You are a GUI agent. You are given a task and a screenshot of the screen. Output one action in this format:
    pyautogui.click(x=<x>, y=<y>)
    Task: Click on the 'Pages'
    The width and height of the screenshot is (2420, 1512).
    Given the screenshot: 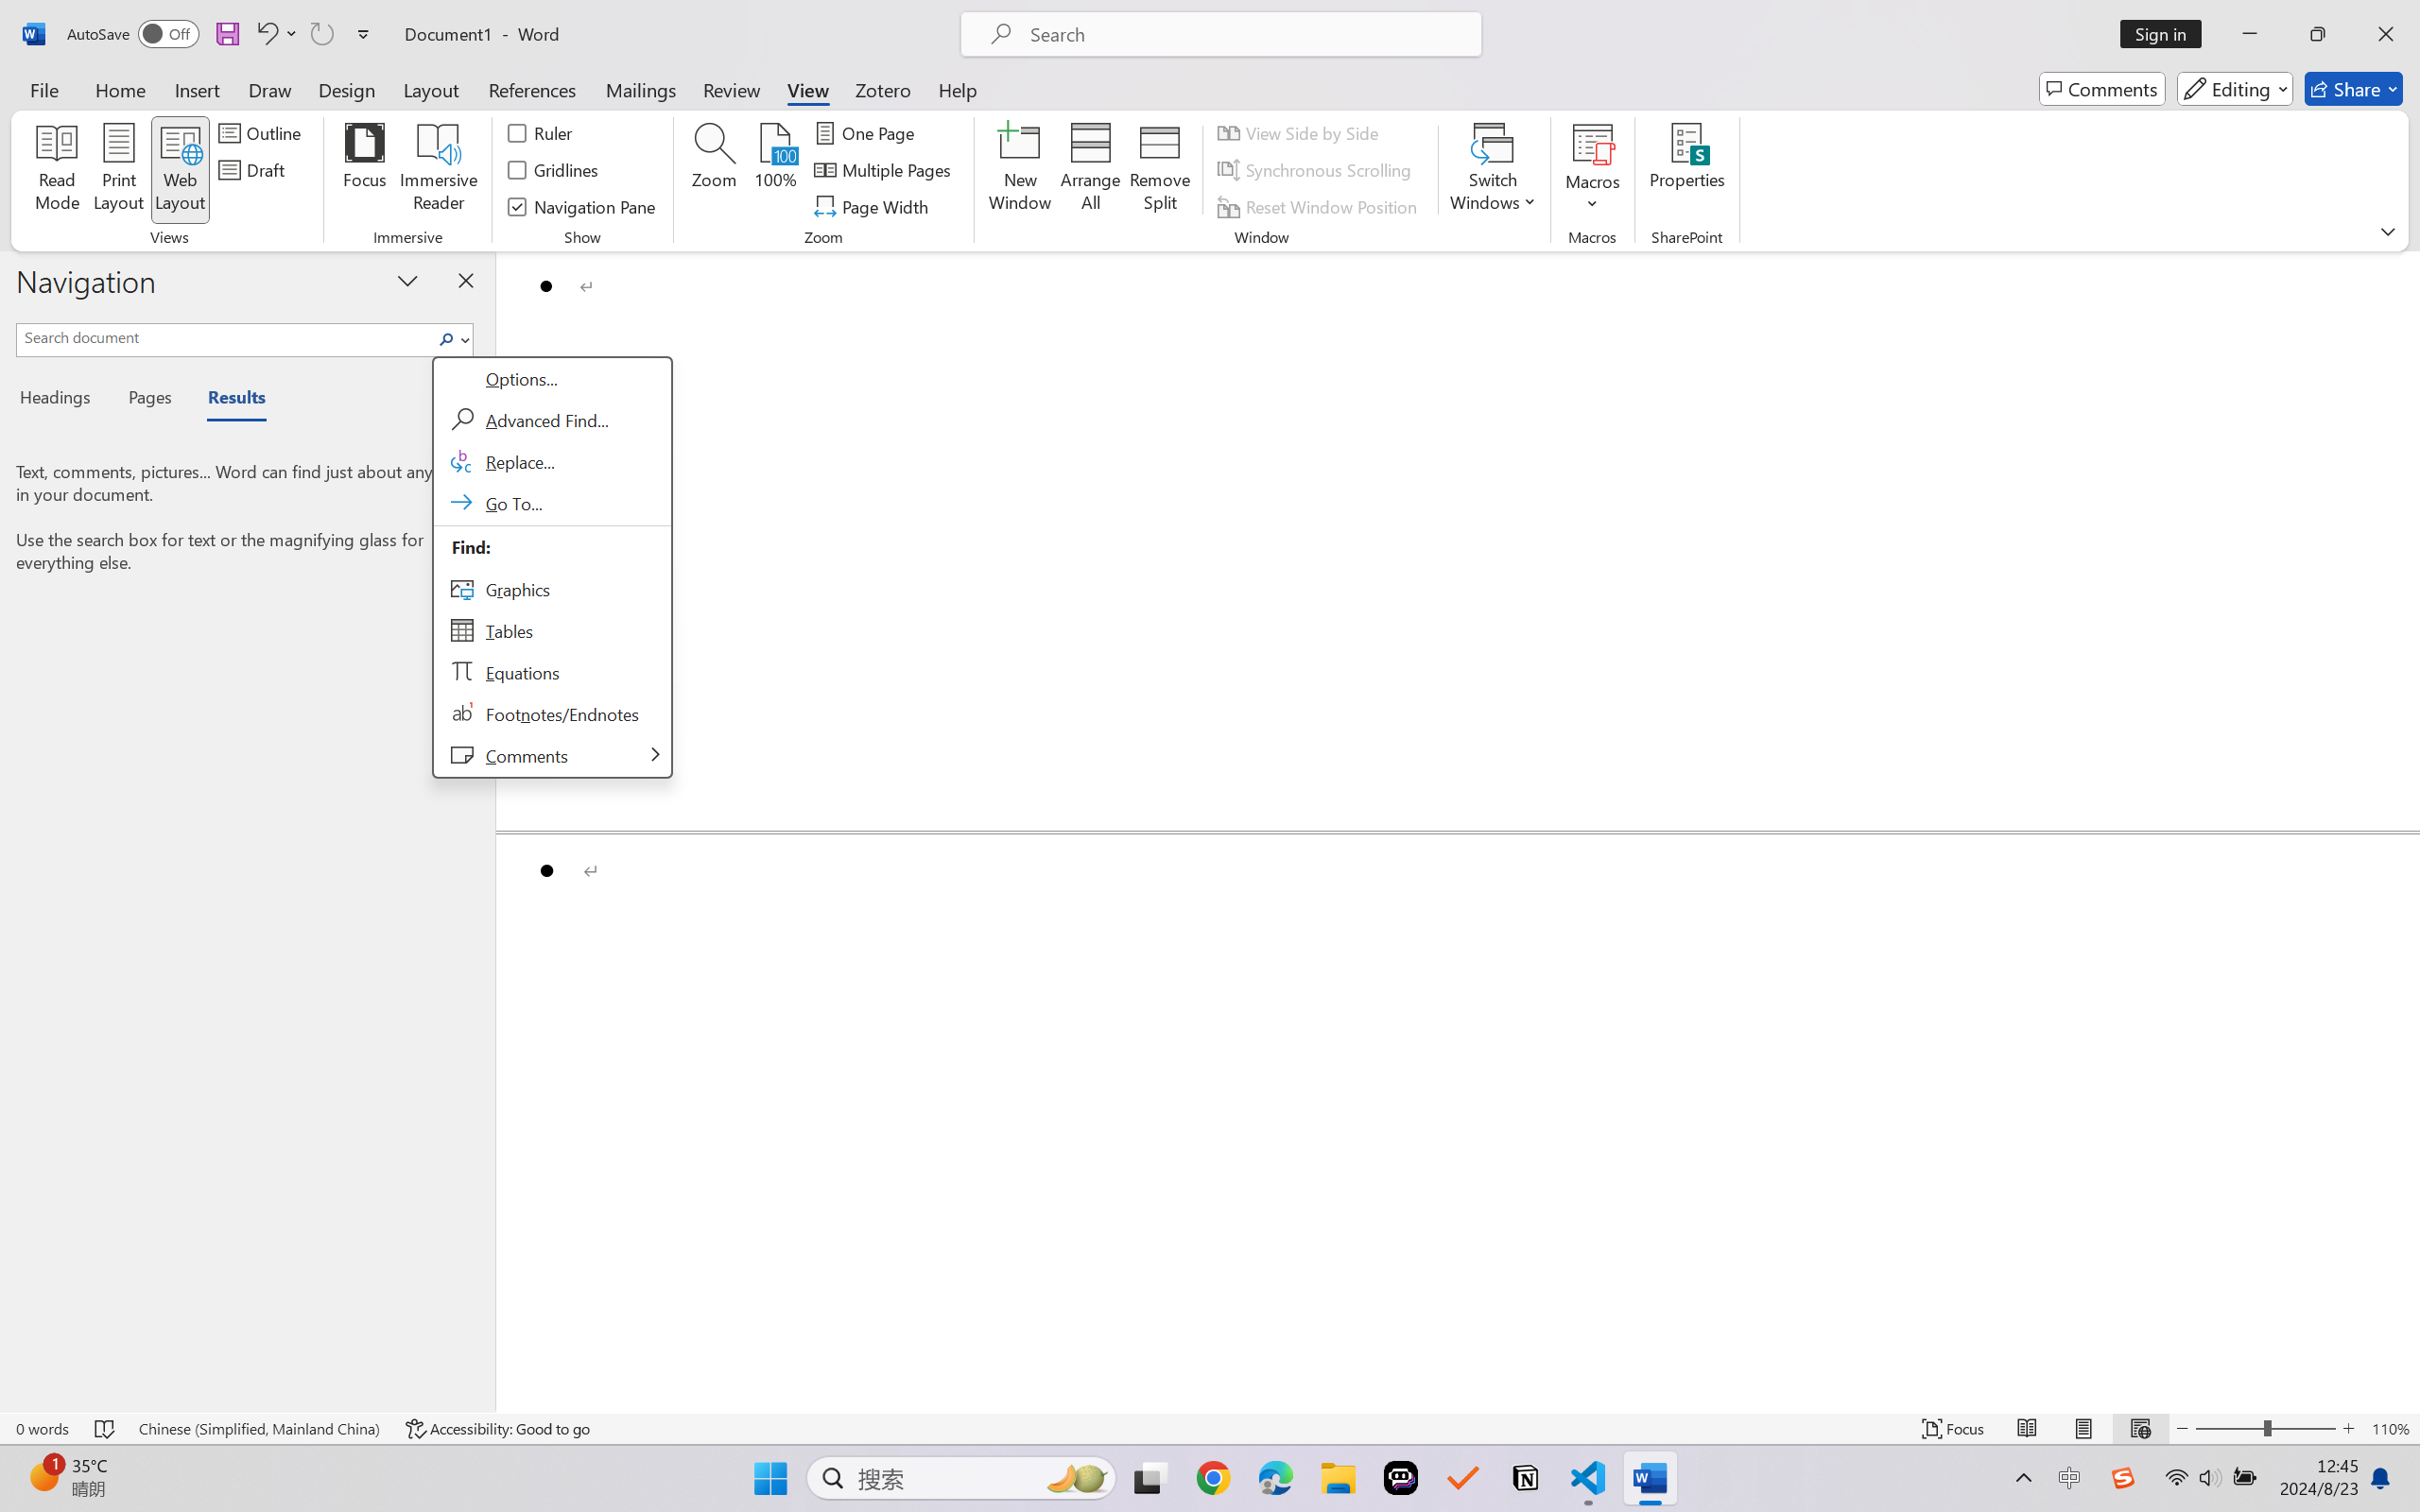 What is the action you would take?
    pyautogui.click(x=147, y=401)
    